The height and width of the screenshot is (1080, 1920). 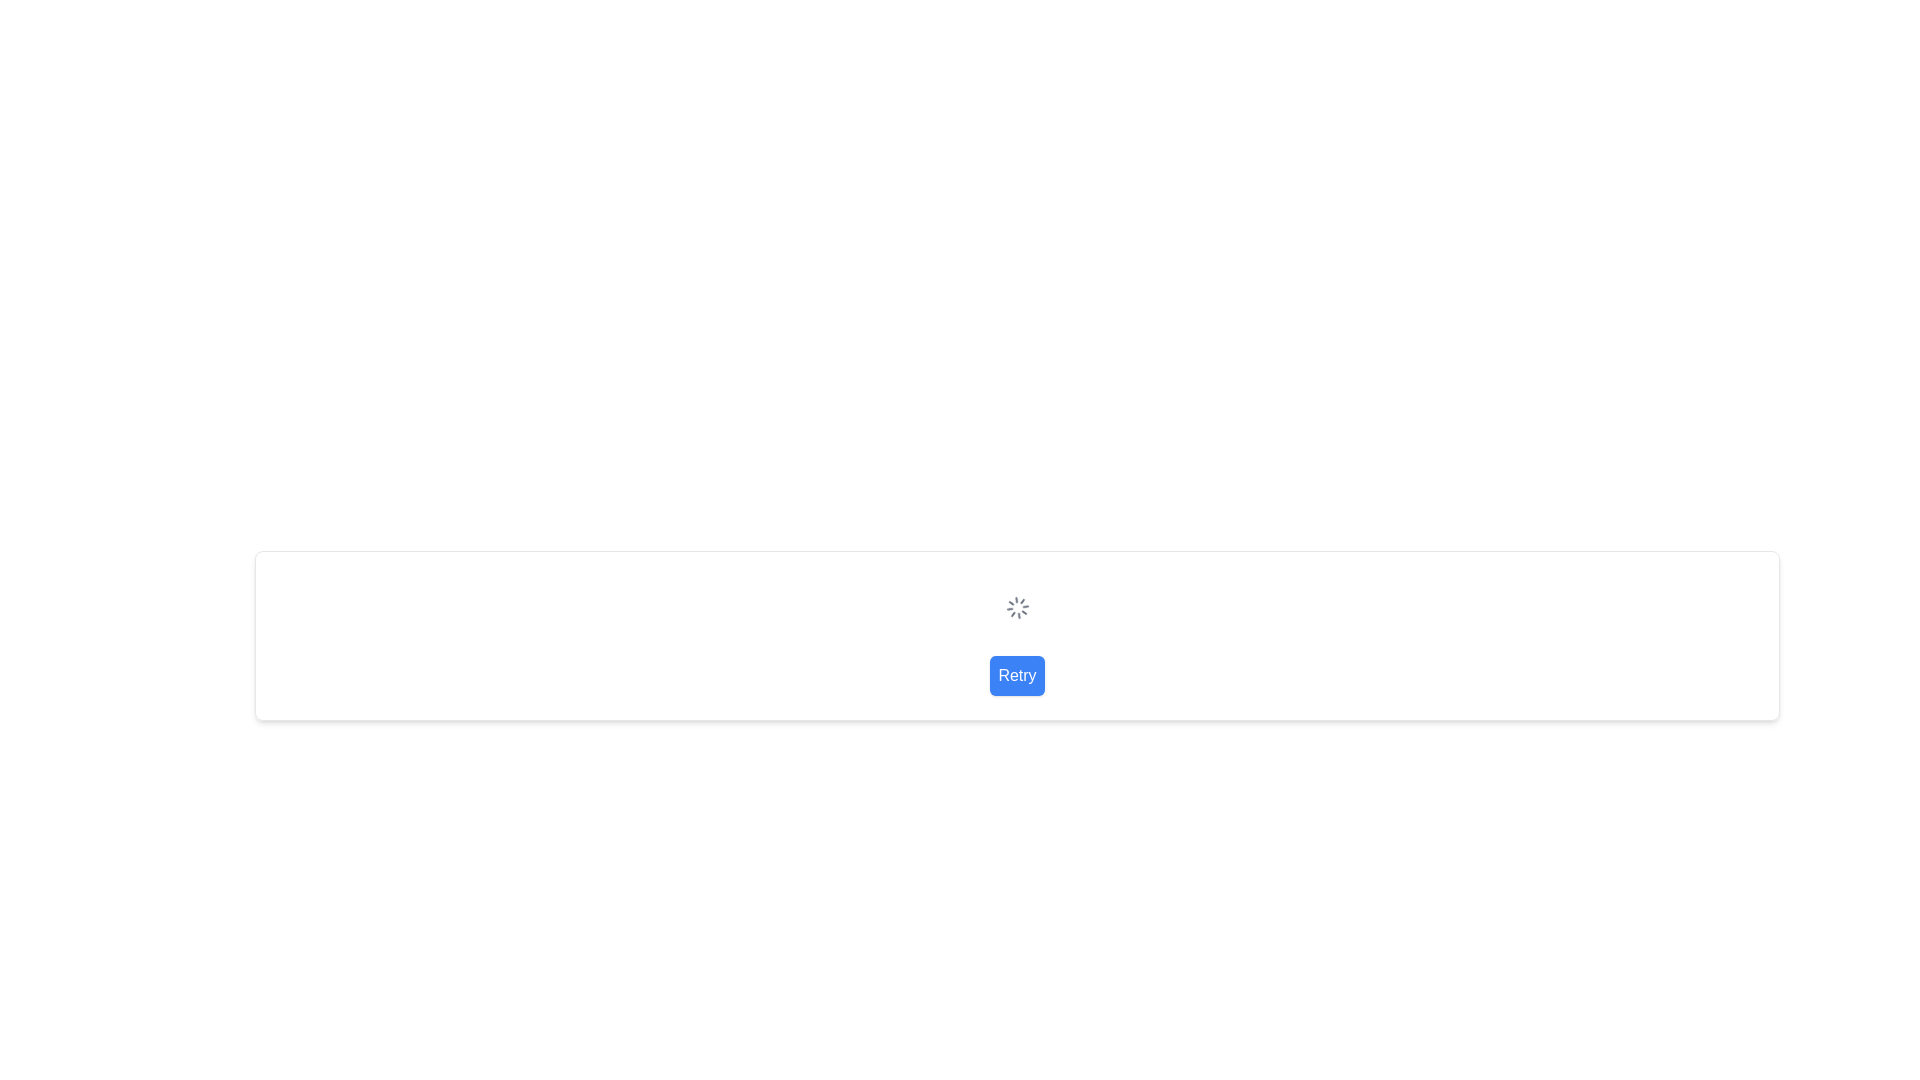 I want to click on the 'Retry' button, which is a rectangular button with rounded corners, a blue background, and white text, positioned below a spinning loader icon, so click(x=1017, y=675).